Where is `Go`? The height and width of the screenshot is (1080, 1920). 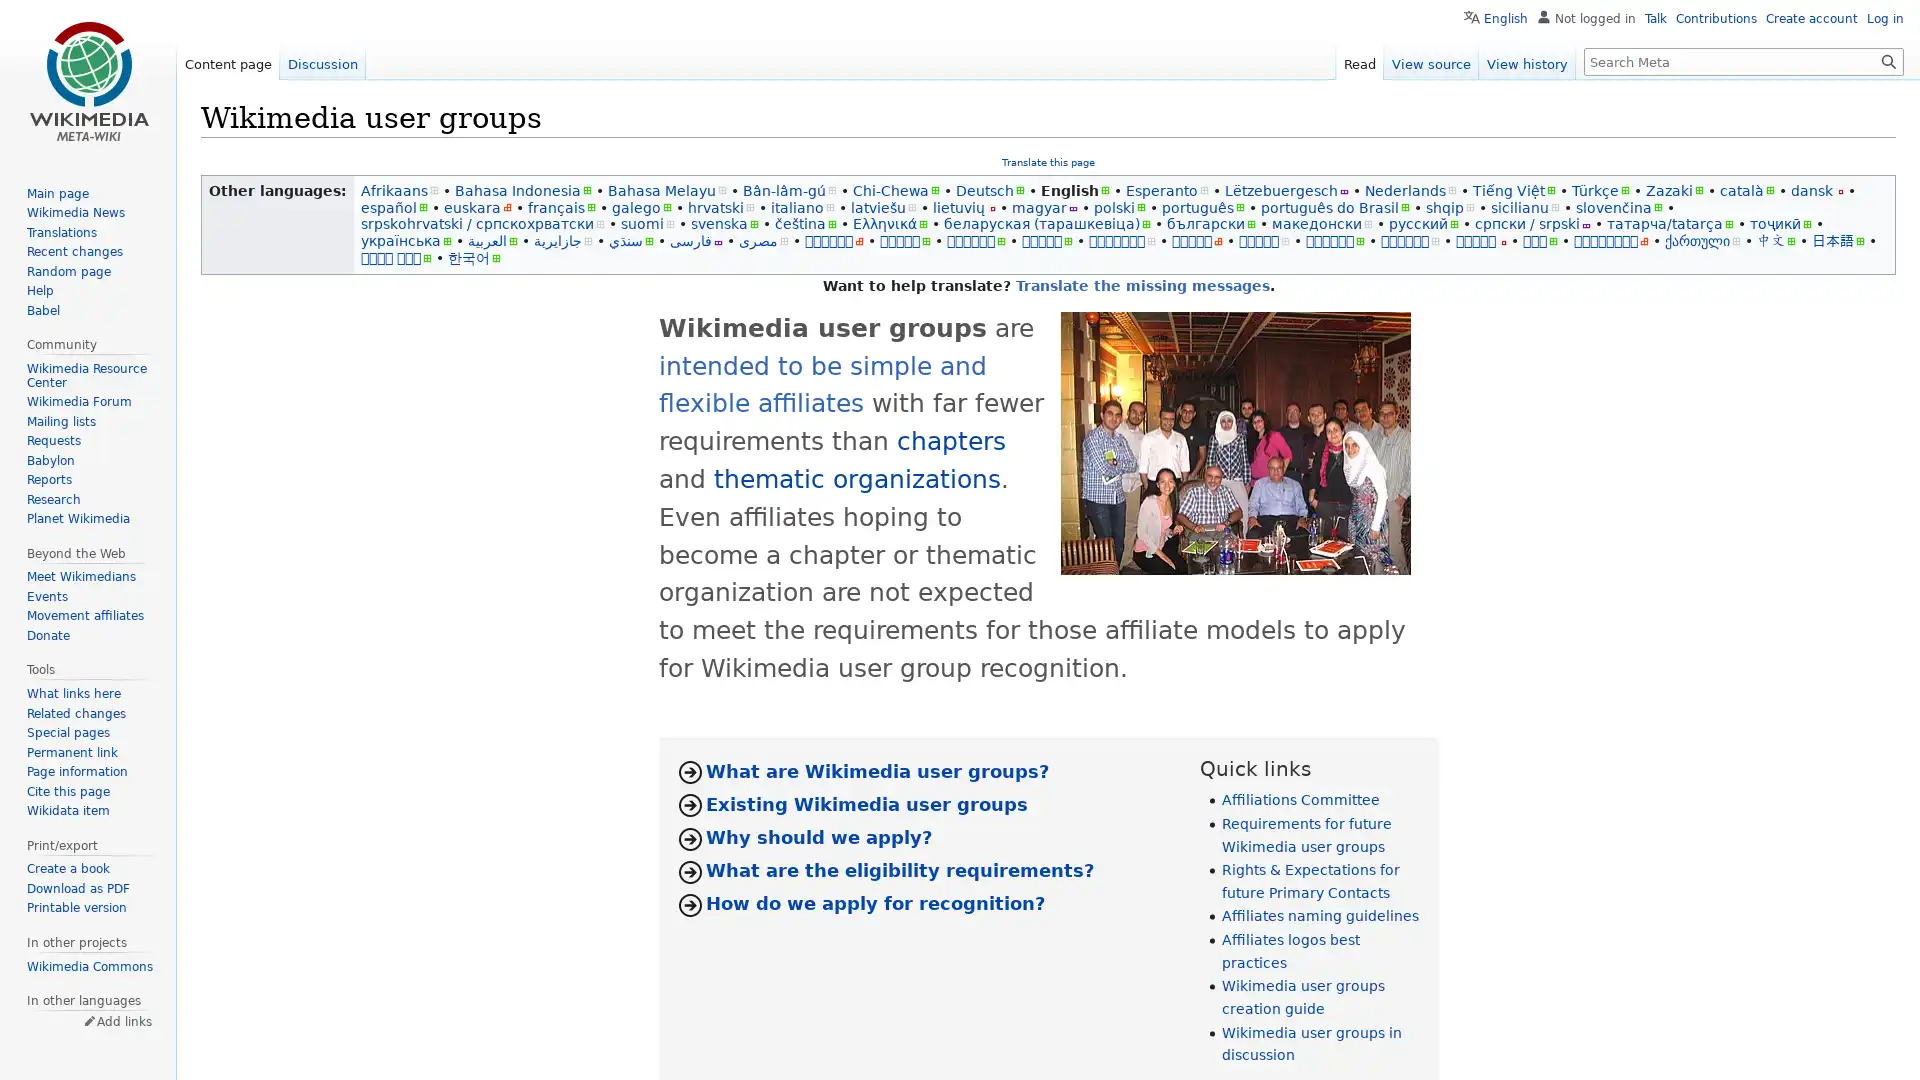
Go is located at coordinates (1888, 60).